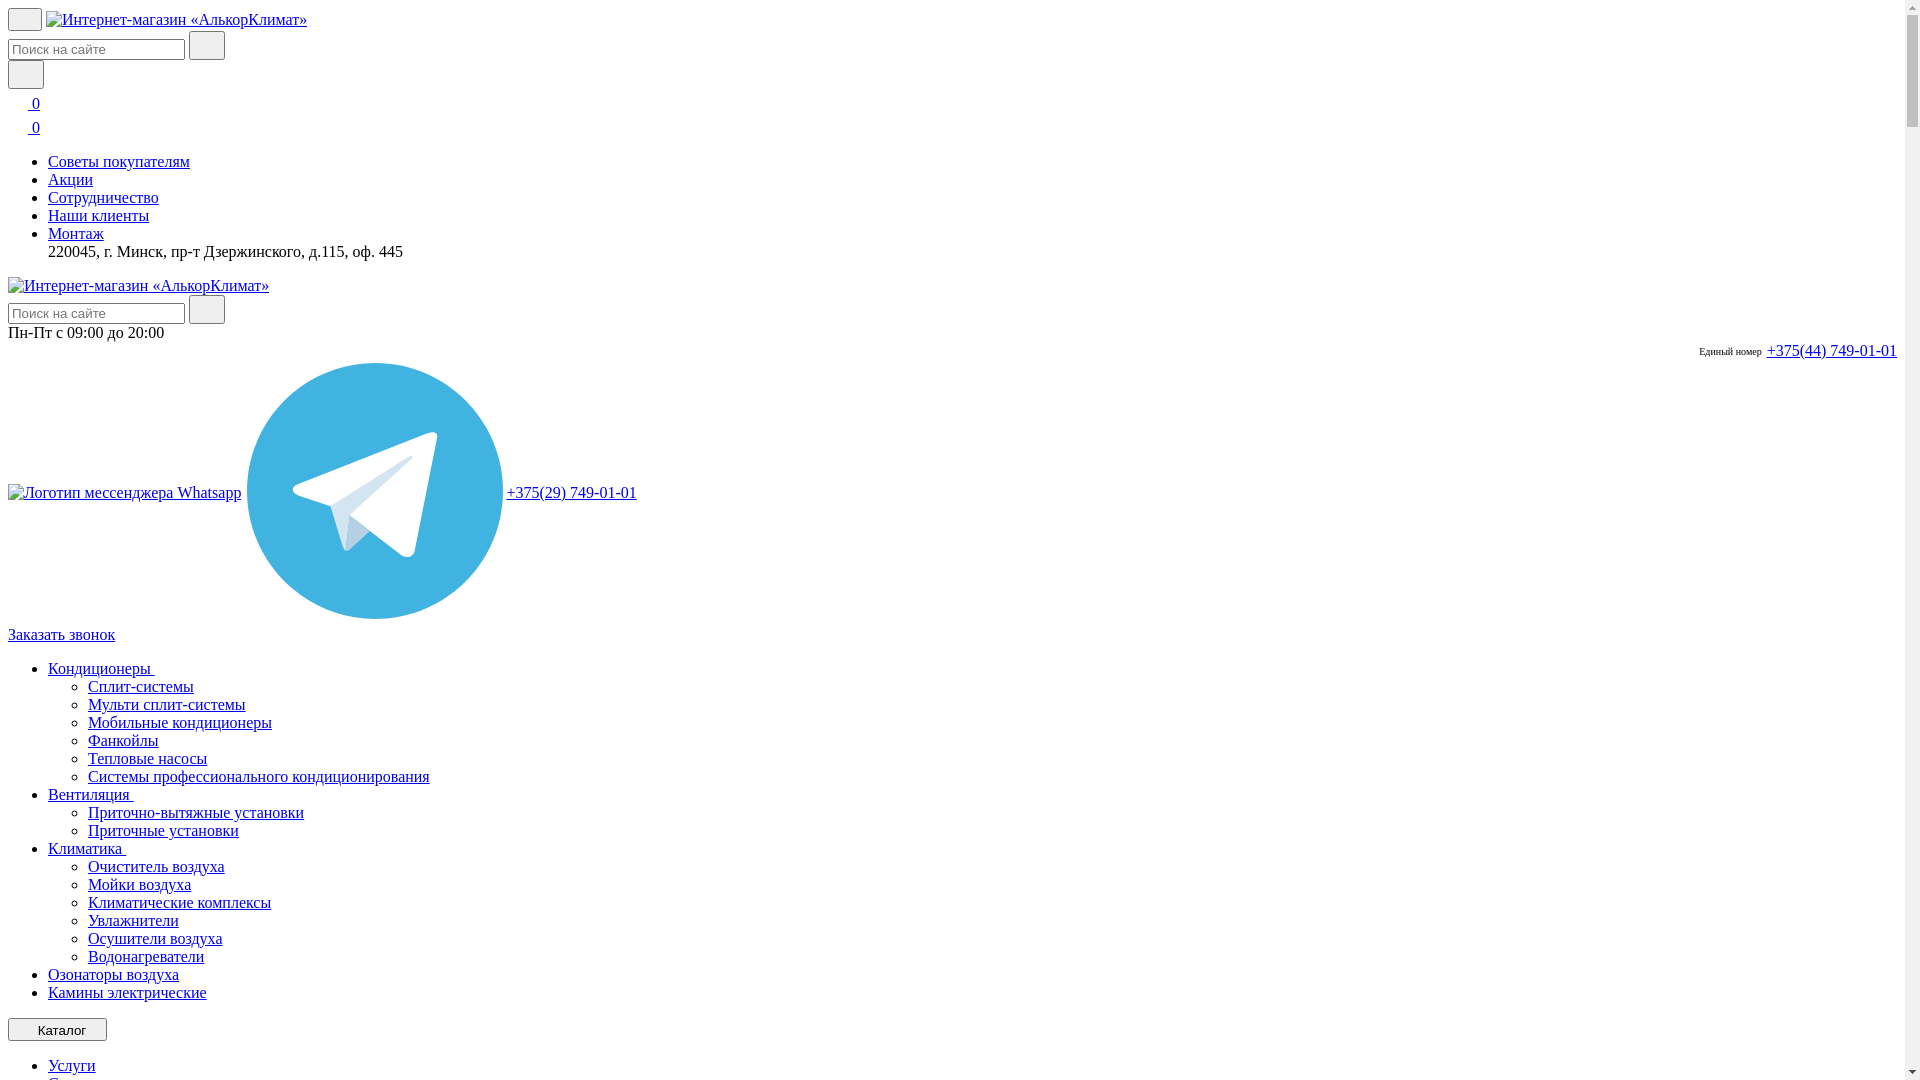 This screenshot has height=1080, width=1920. Describe the element at coordinates (1832, 350) in the screenshot. I see `'+375(44) 749-01-01'` at that location.